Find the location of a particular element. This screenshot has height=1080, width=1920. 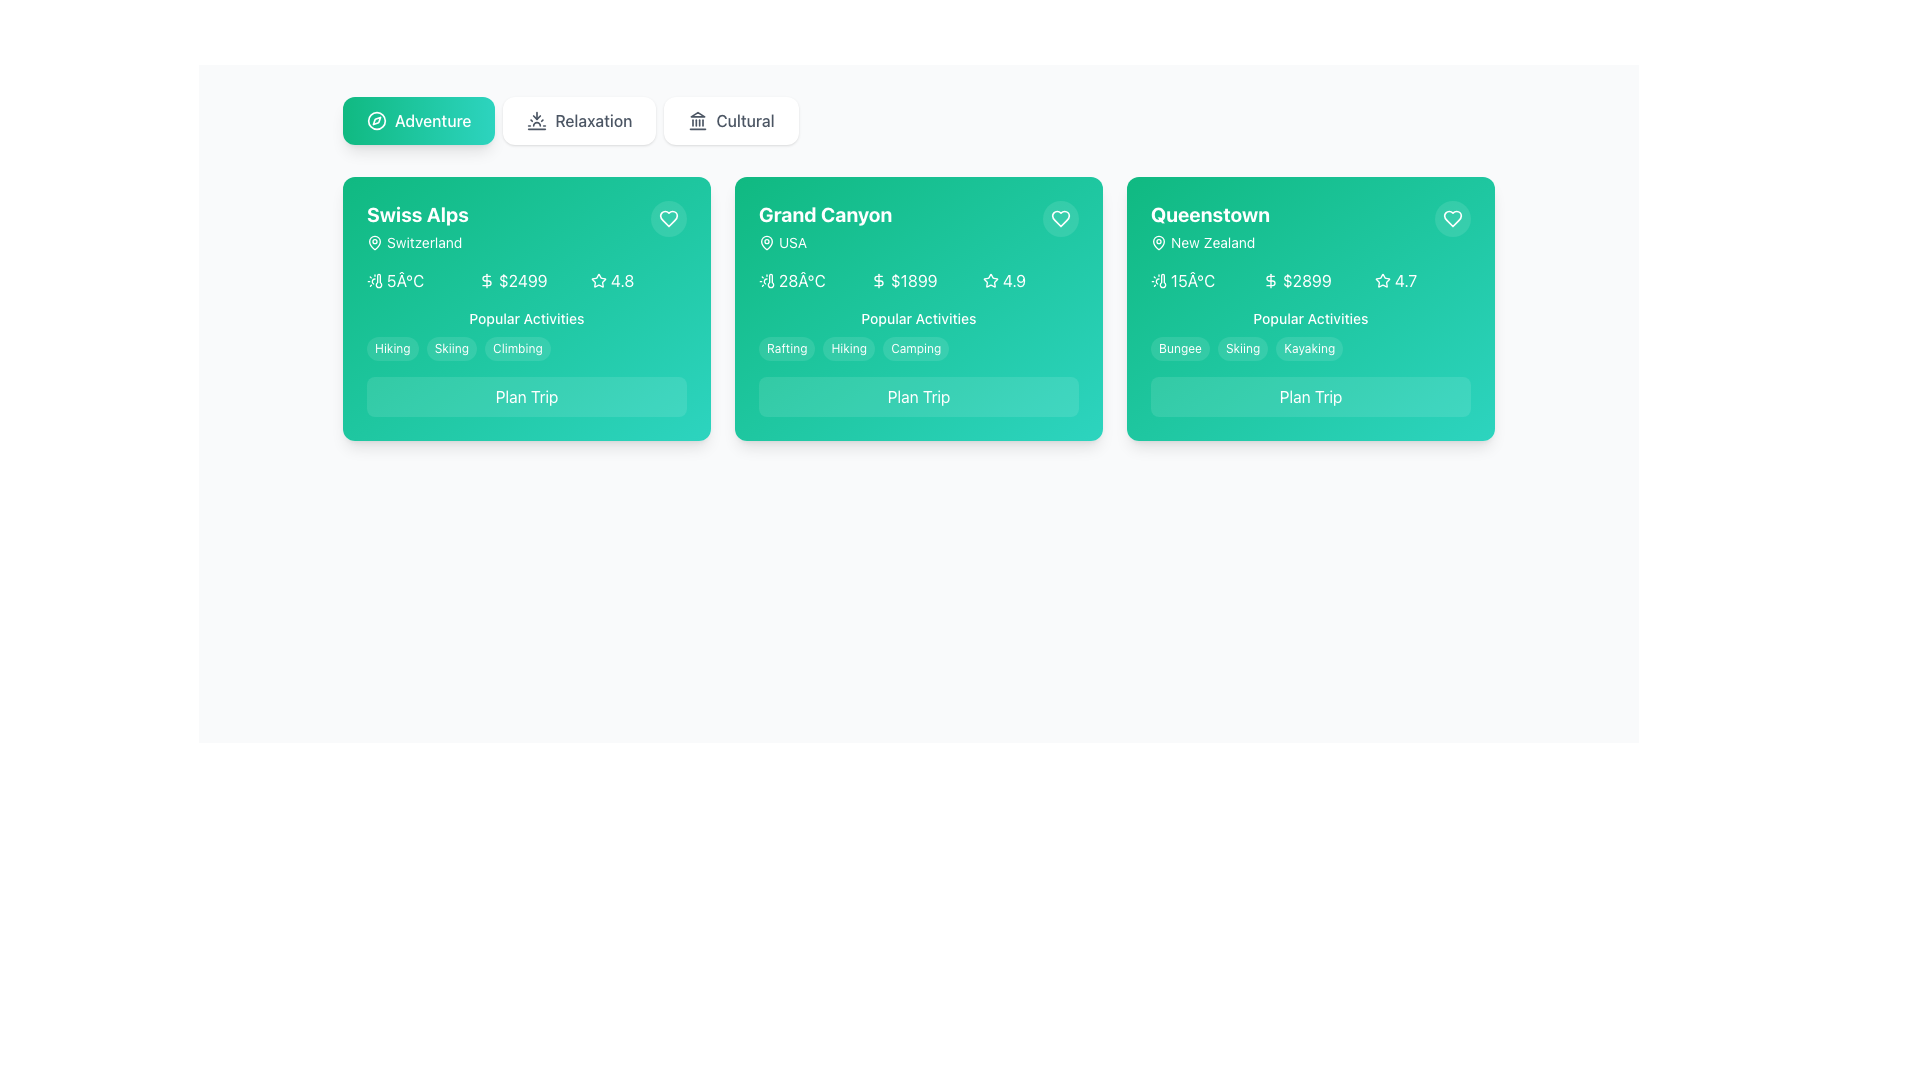

the map pin icon located on the left side of the text 'New Zealand' within the 'Queenstown' card in the third column is located at coordinates (1158, 242).